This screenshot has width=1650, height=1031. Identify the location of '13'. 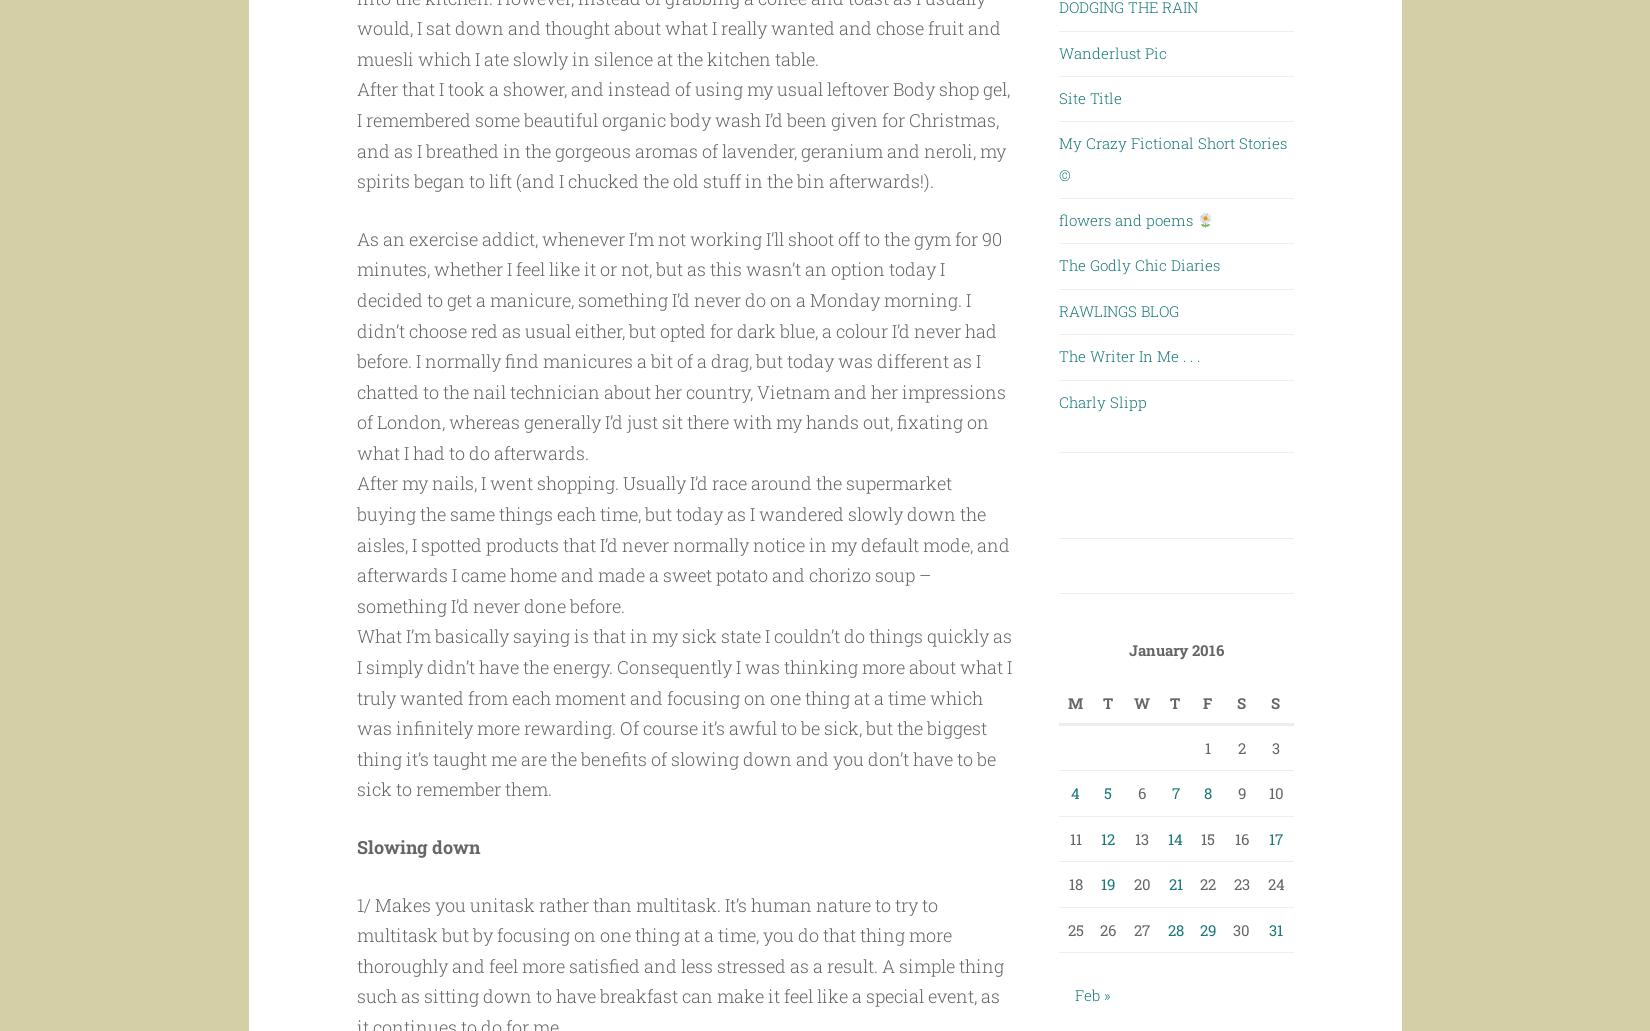
(1141, 837).